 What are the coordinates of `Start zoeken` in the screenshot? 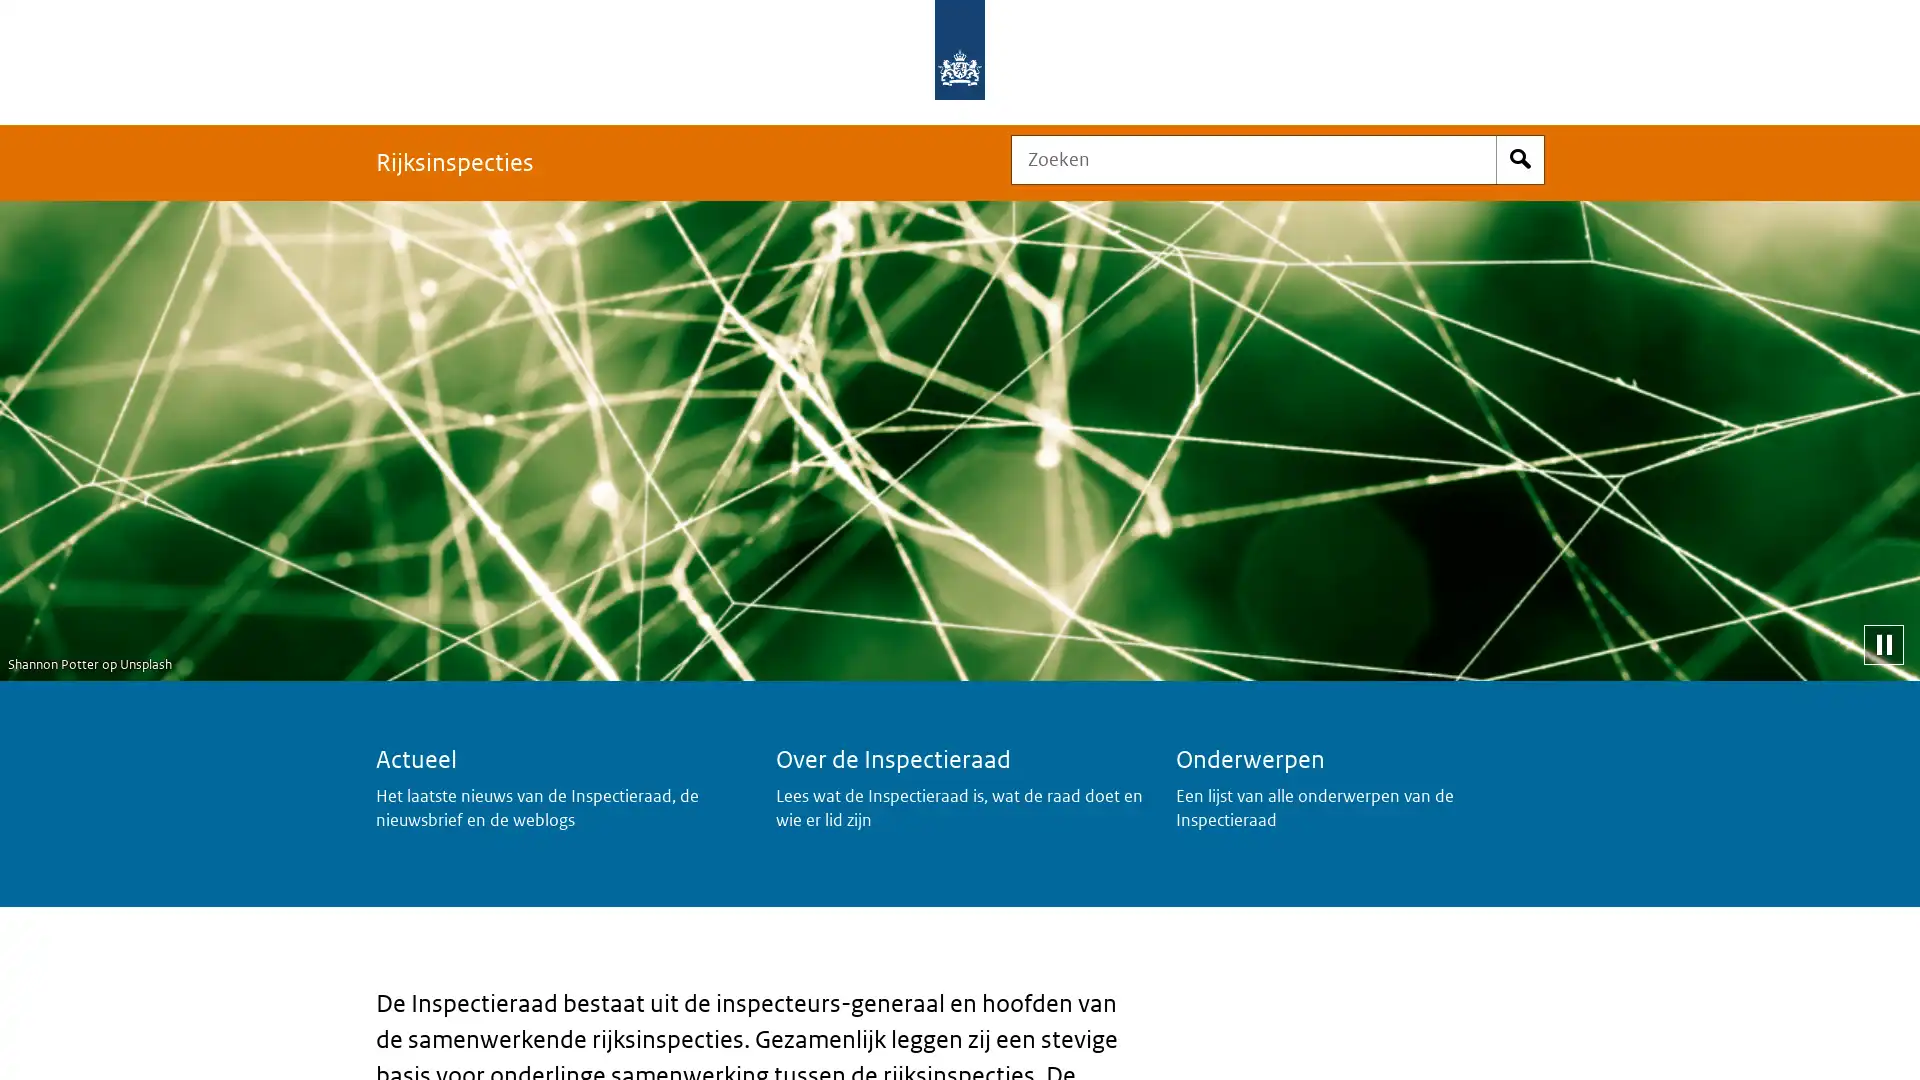 It's located at (1520, 158).